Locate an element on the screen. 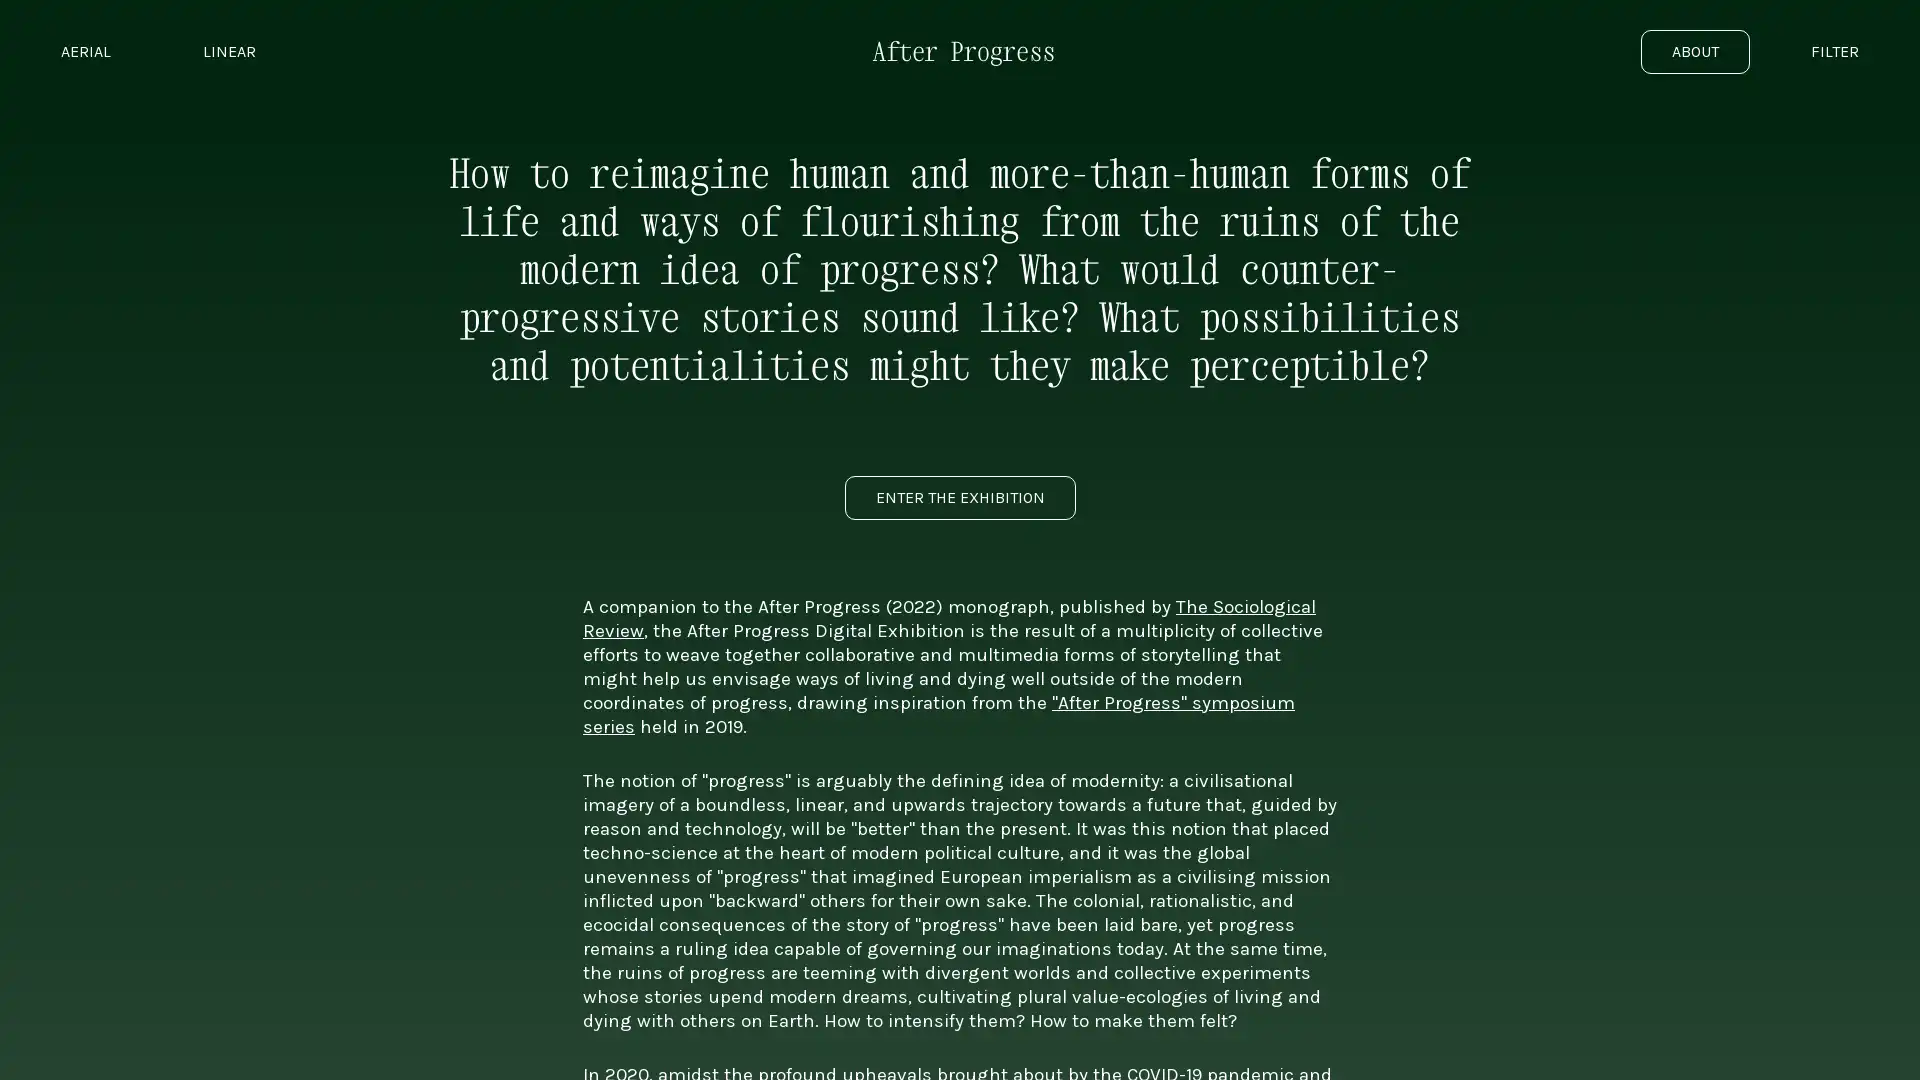  ENTER THE EXHIBITION is located at coordinates (958, 496).